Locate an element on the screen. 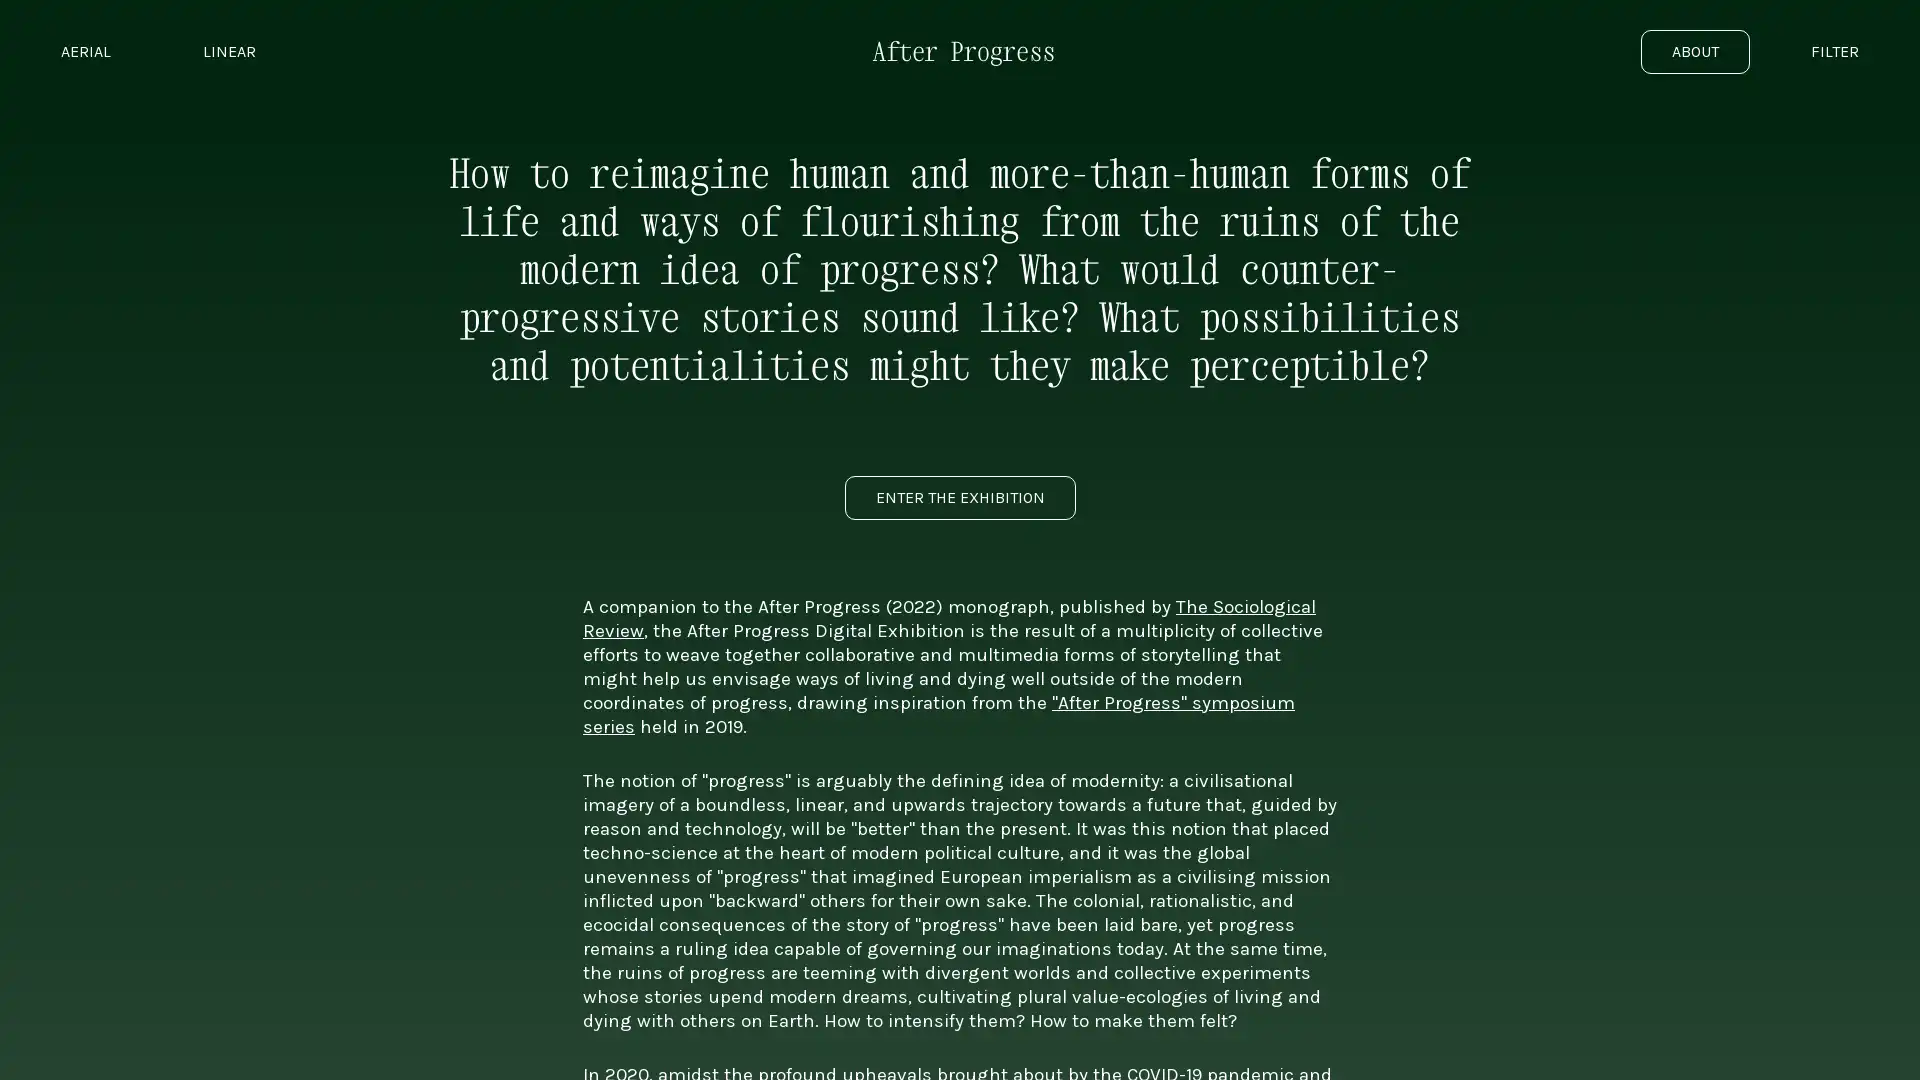  ENTER THE EXHIBITION is located at coordinates (958, 496).